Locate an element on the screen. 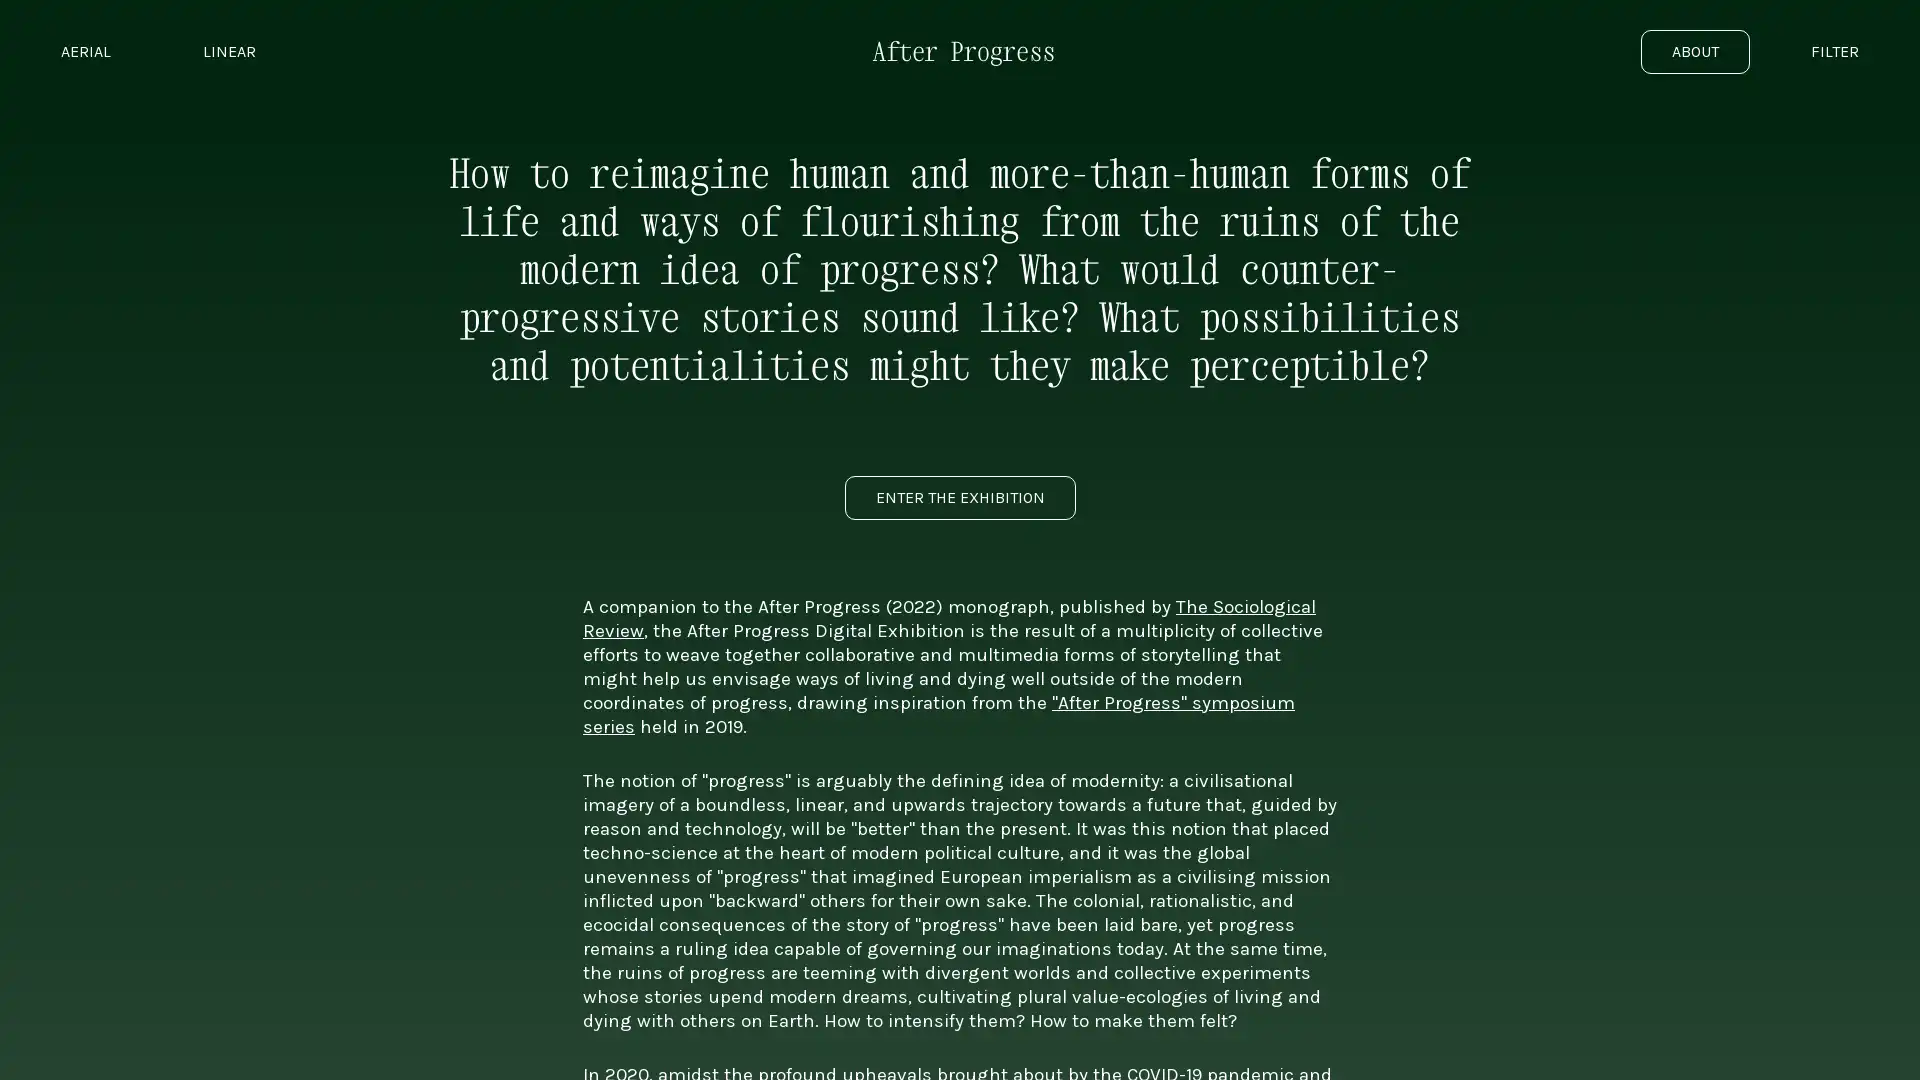  ENTER THE EXHIBITION is located at coordinates (958, 496).